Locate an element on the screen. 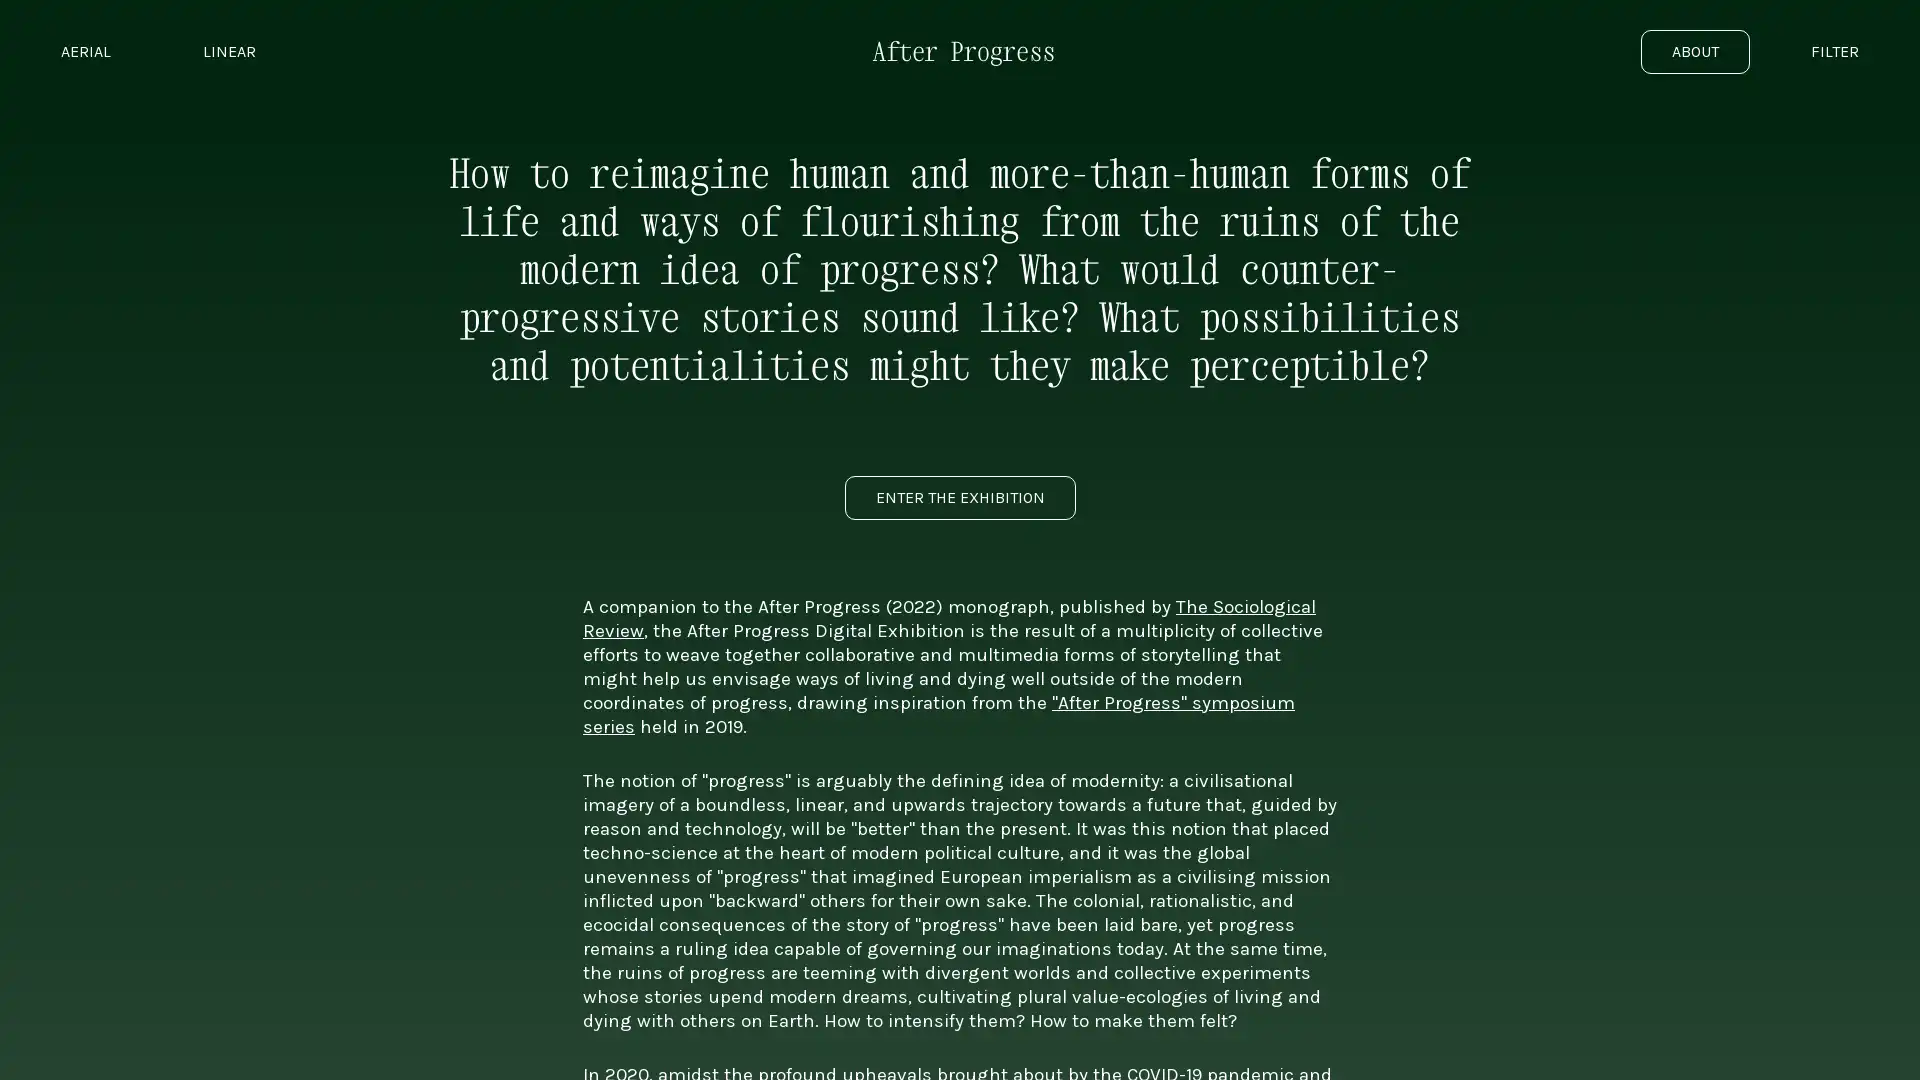  ENTER THE EXHIBITION is located at coordinates (958, 496).